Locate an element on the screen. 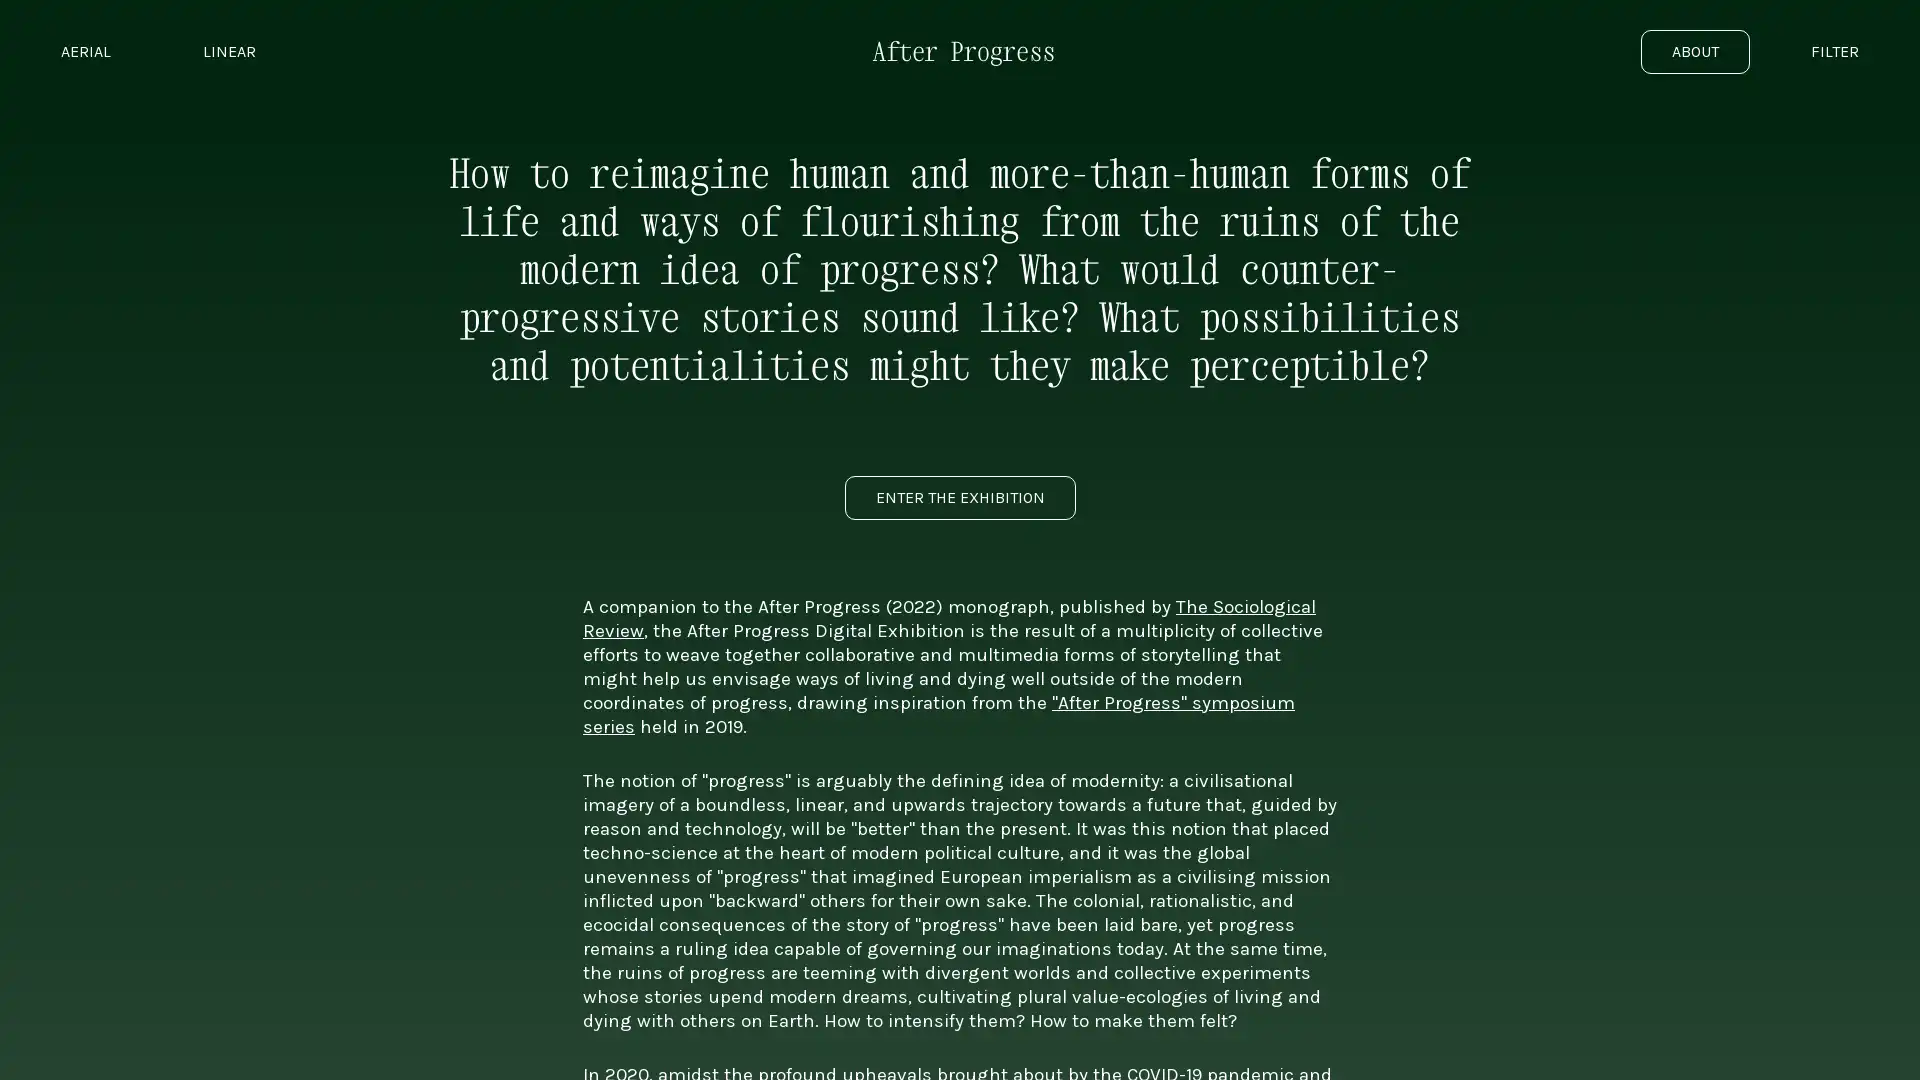  ENTER THE EXHIBITION is located at coordinates (958, 496).